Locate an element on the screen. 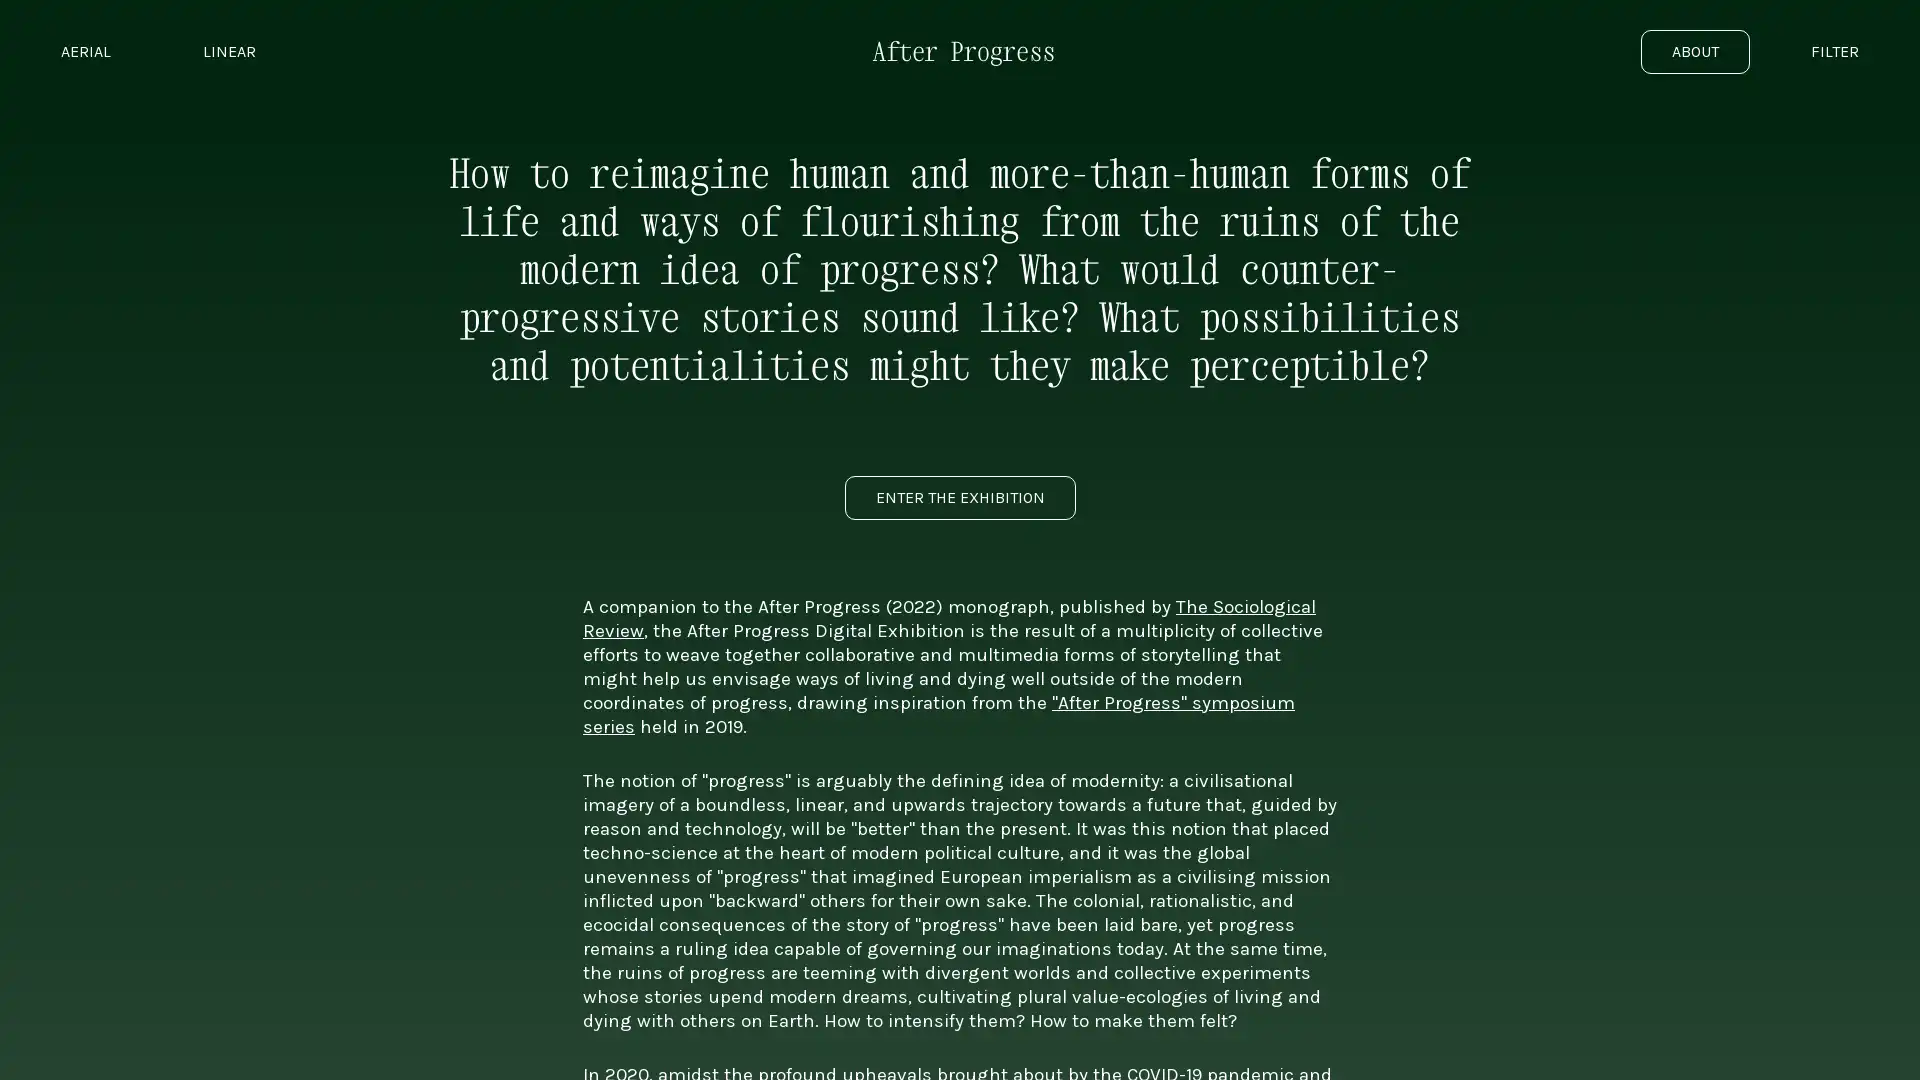  ENTER THE EXHIBITION is located at coordinates (958, 496).